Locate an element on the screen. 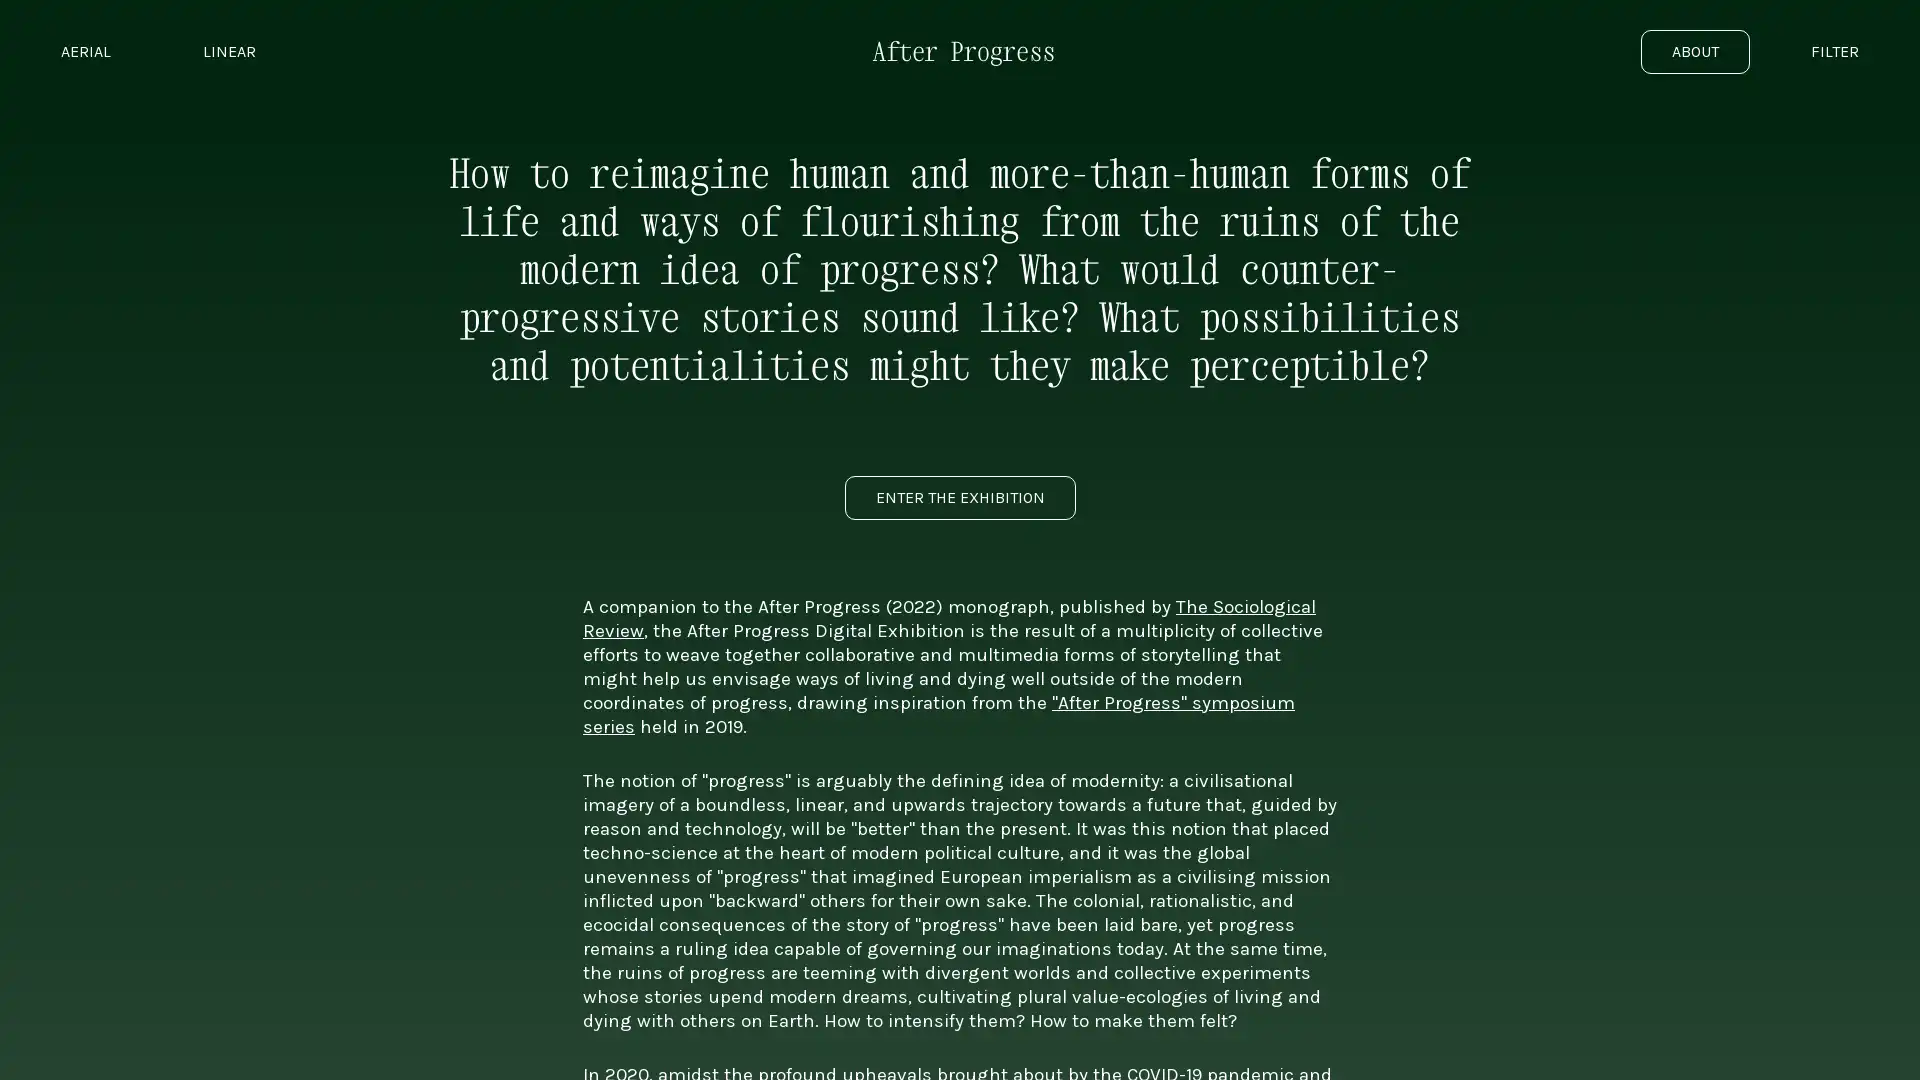  ENTER THE EXHIBITION is located at coordinates (958, 496).